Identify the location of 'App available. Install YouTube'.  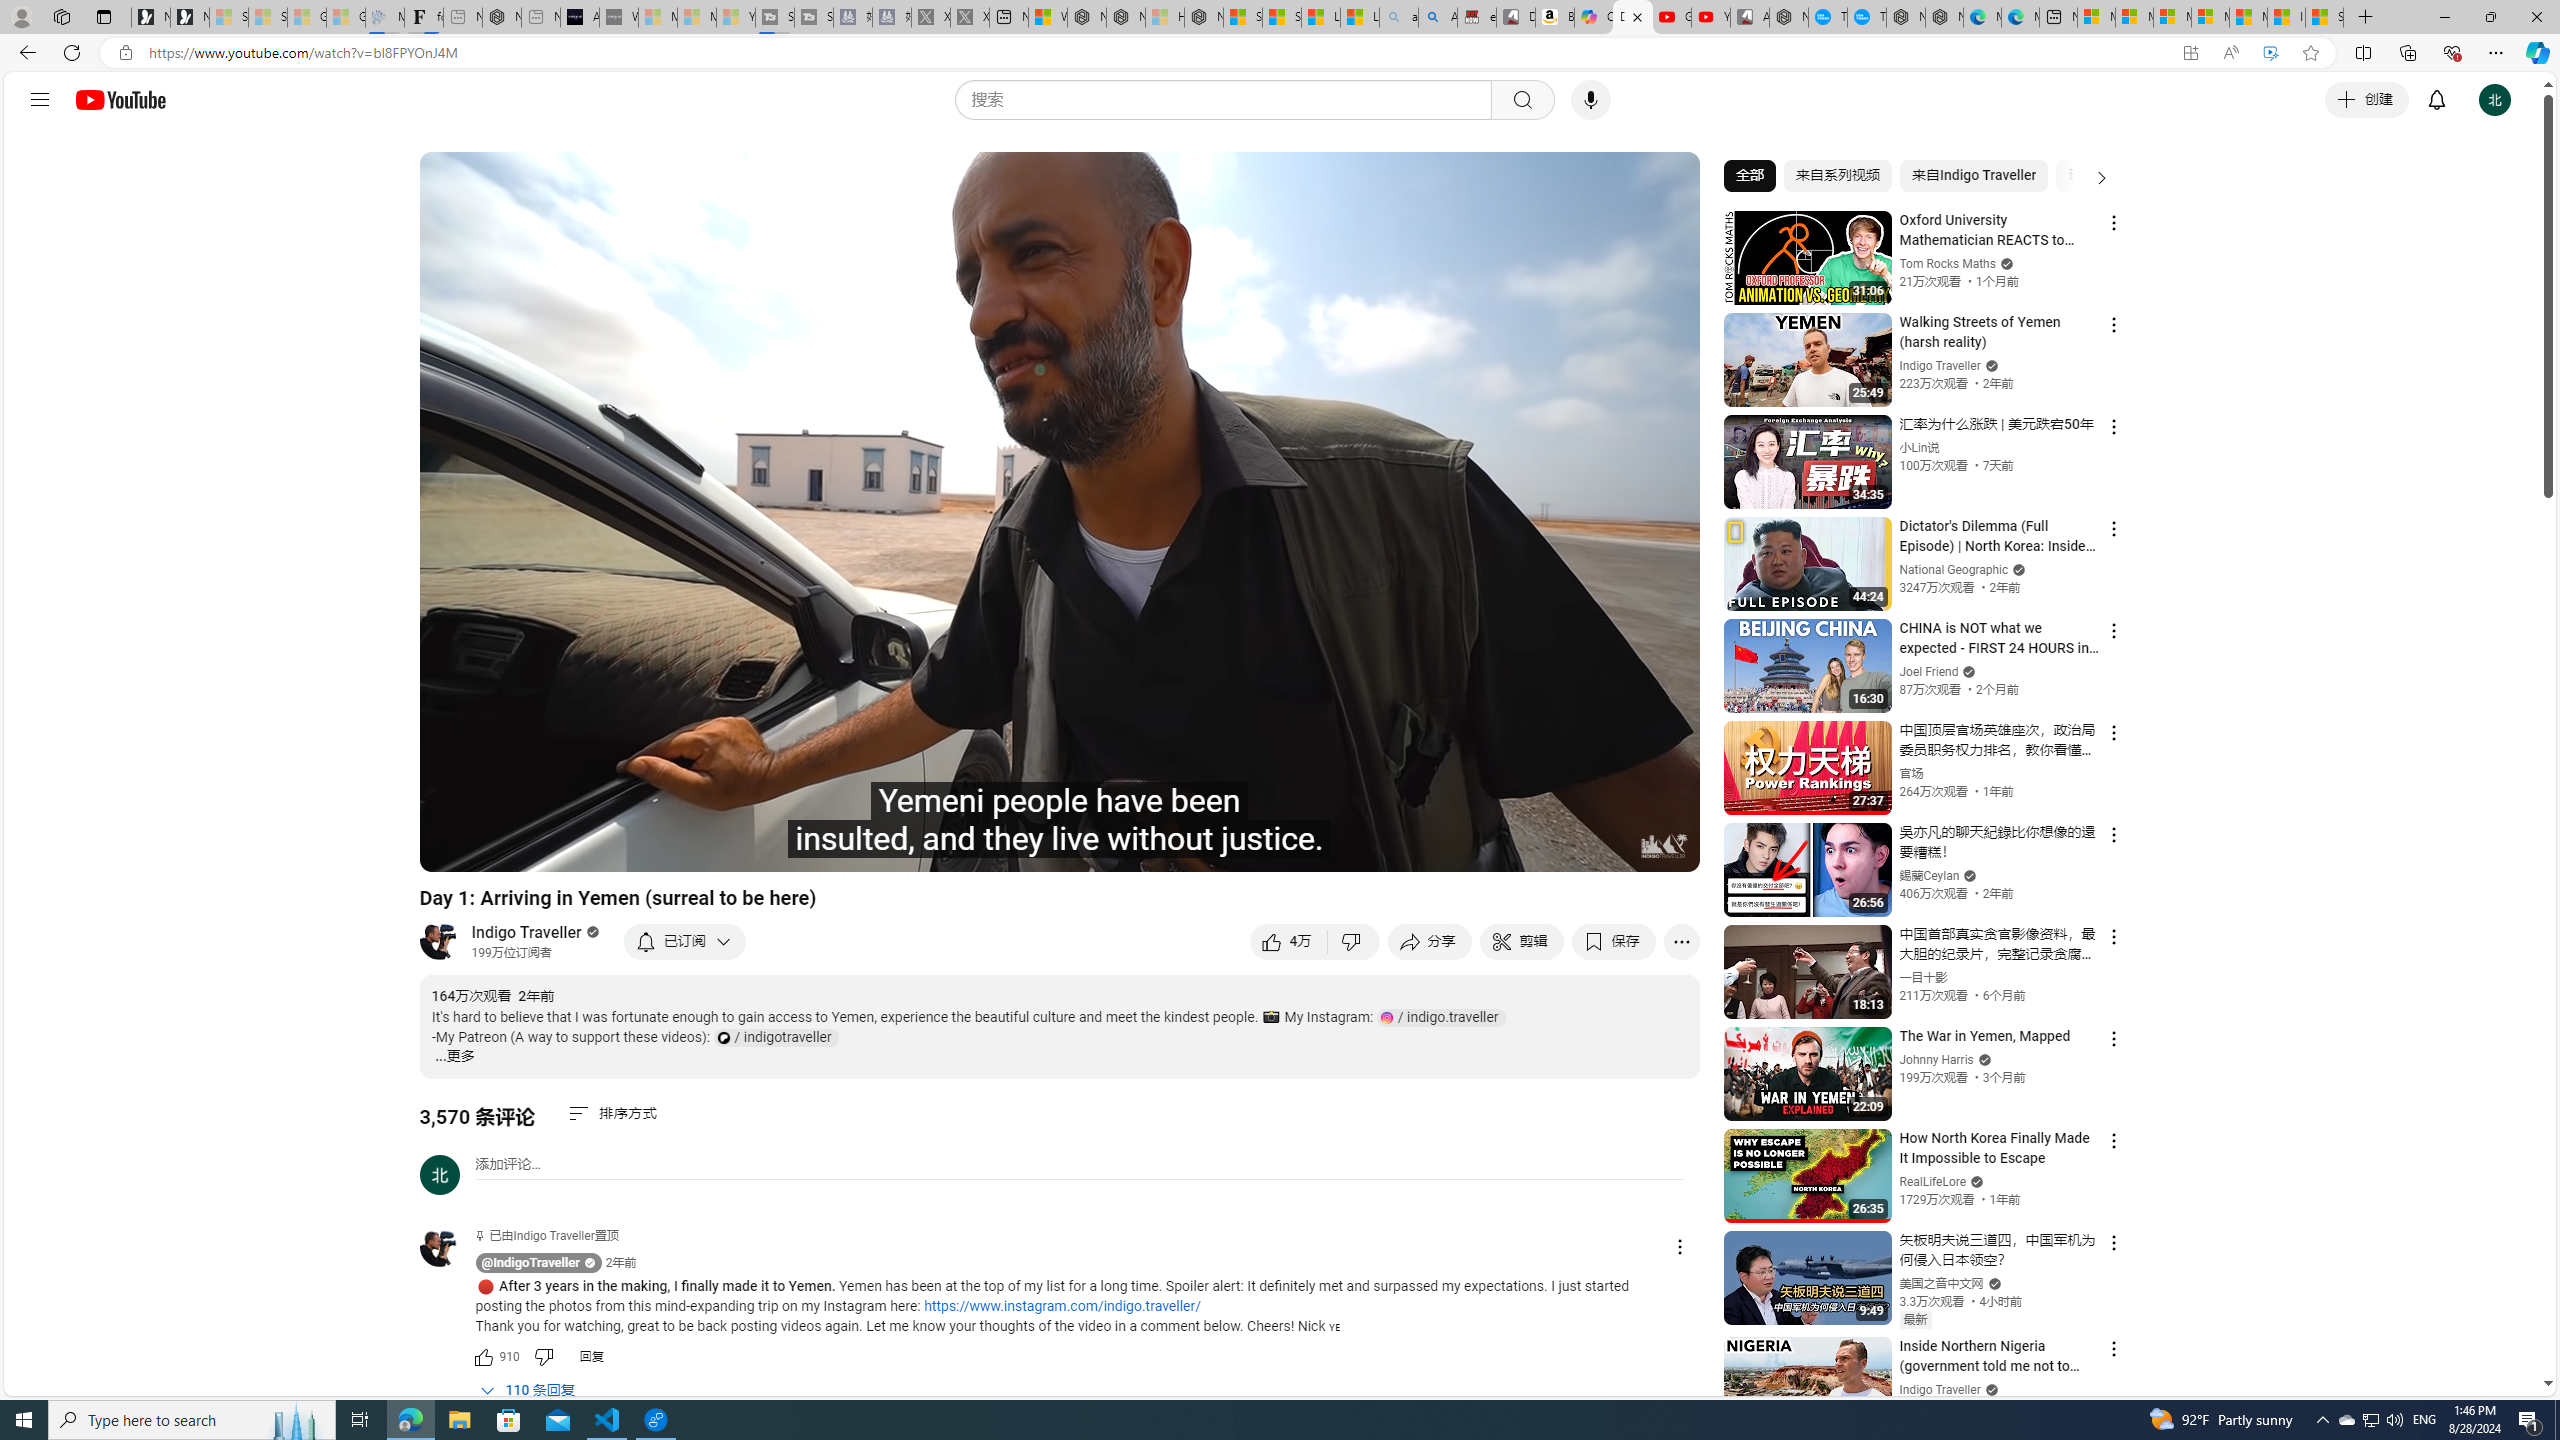
(2190, 53).